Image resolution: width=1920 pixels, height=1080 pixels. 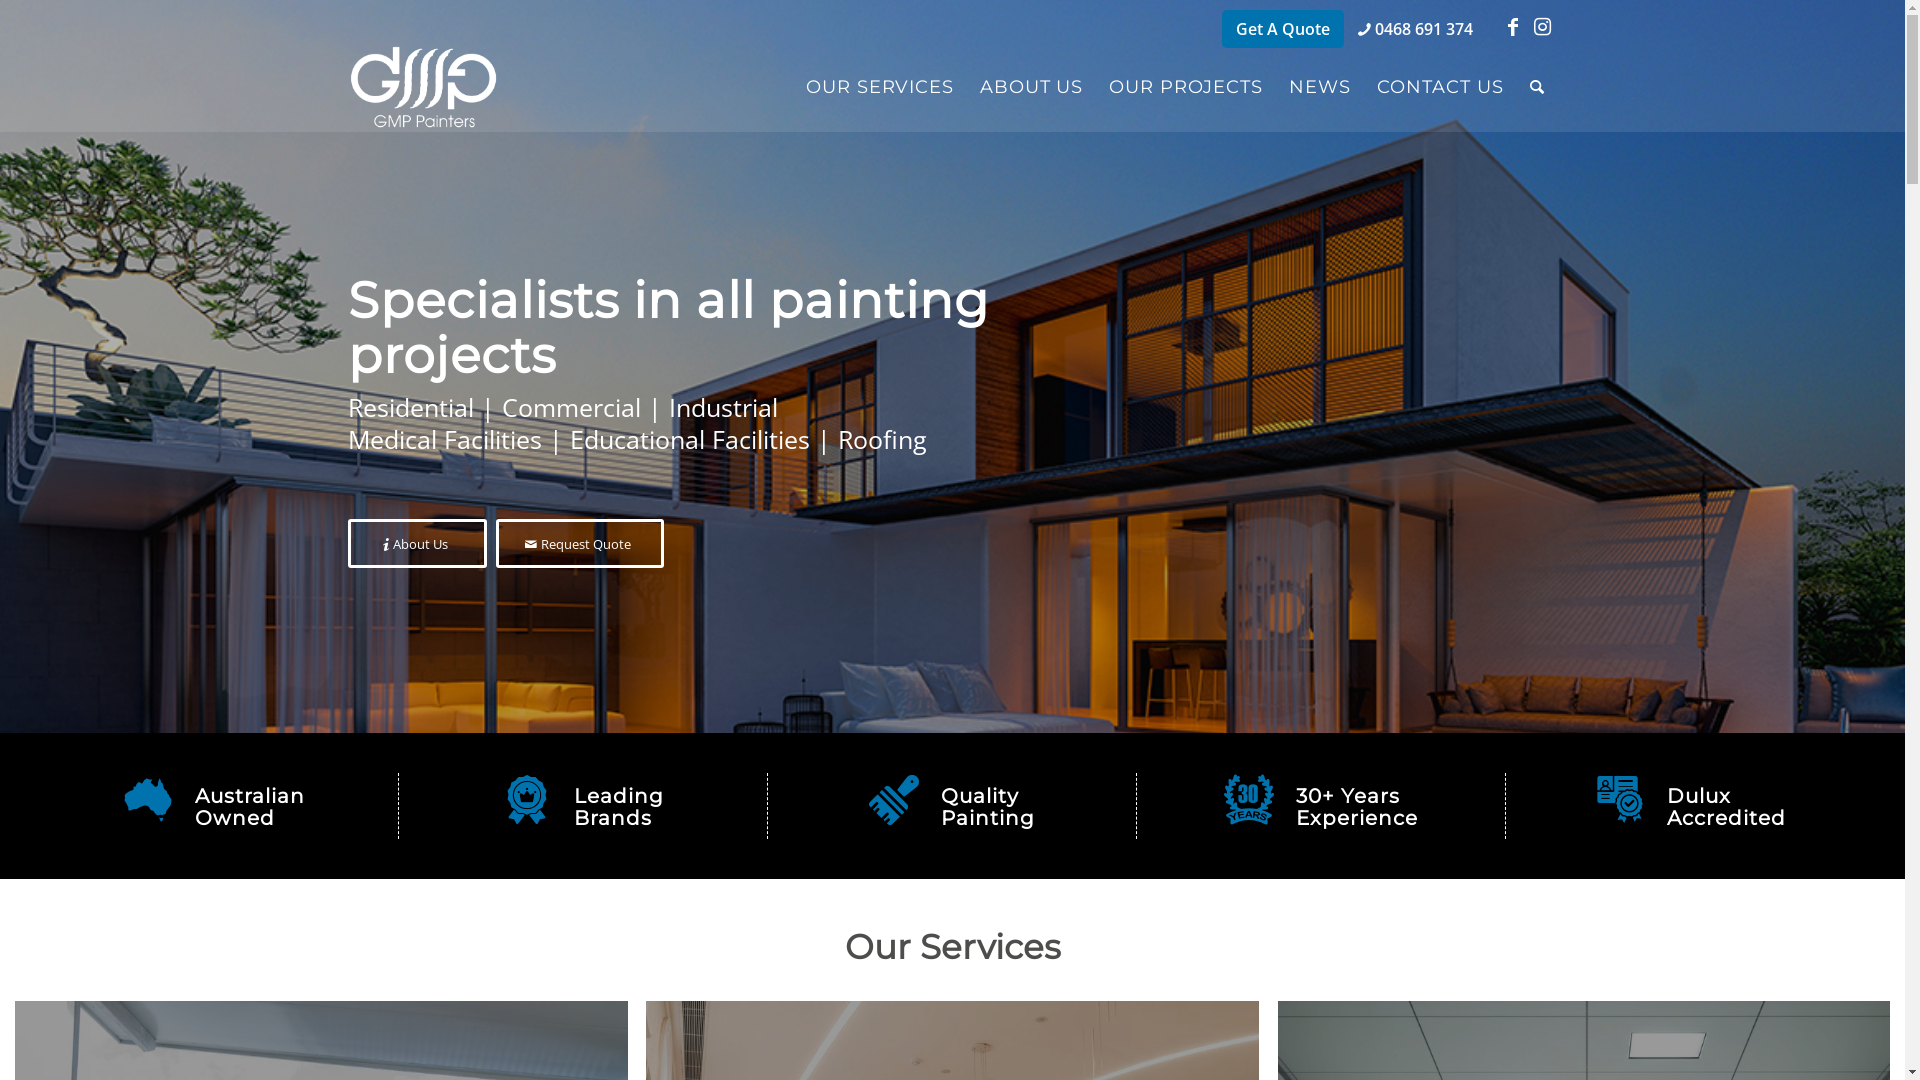 What do you see at coordinates (1282, 29) in the screenshot?
I see `'Get A Quote'` at bounding box center [1282, 29].